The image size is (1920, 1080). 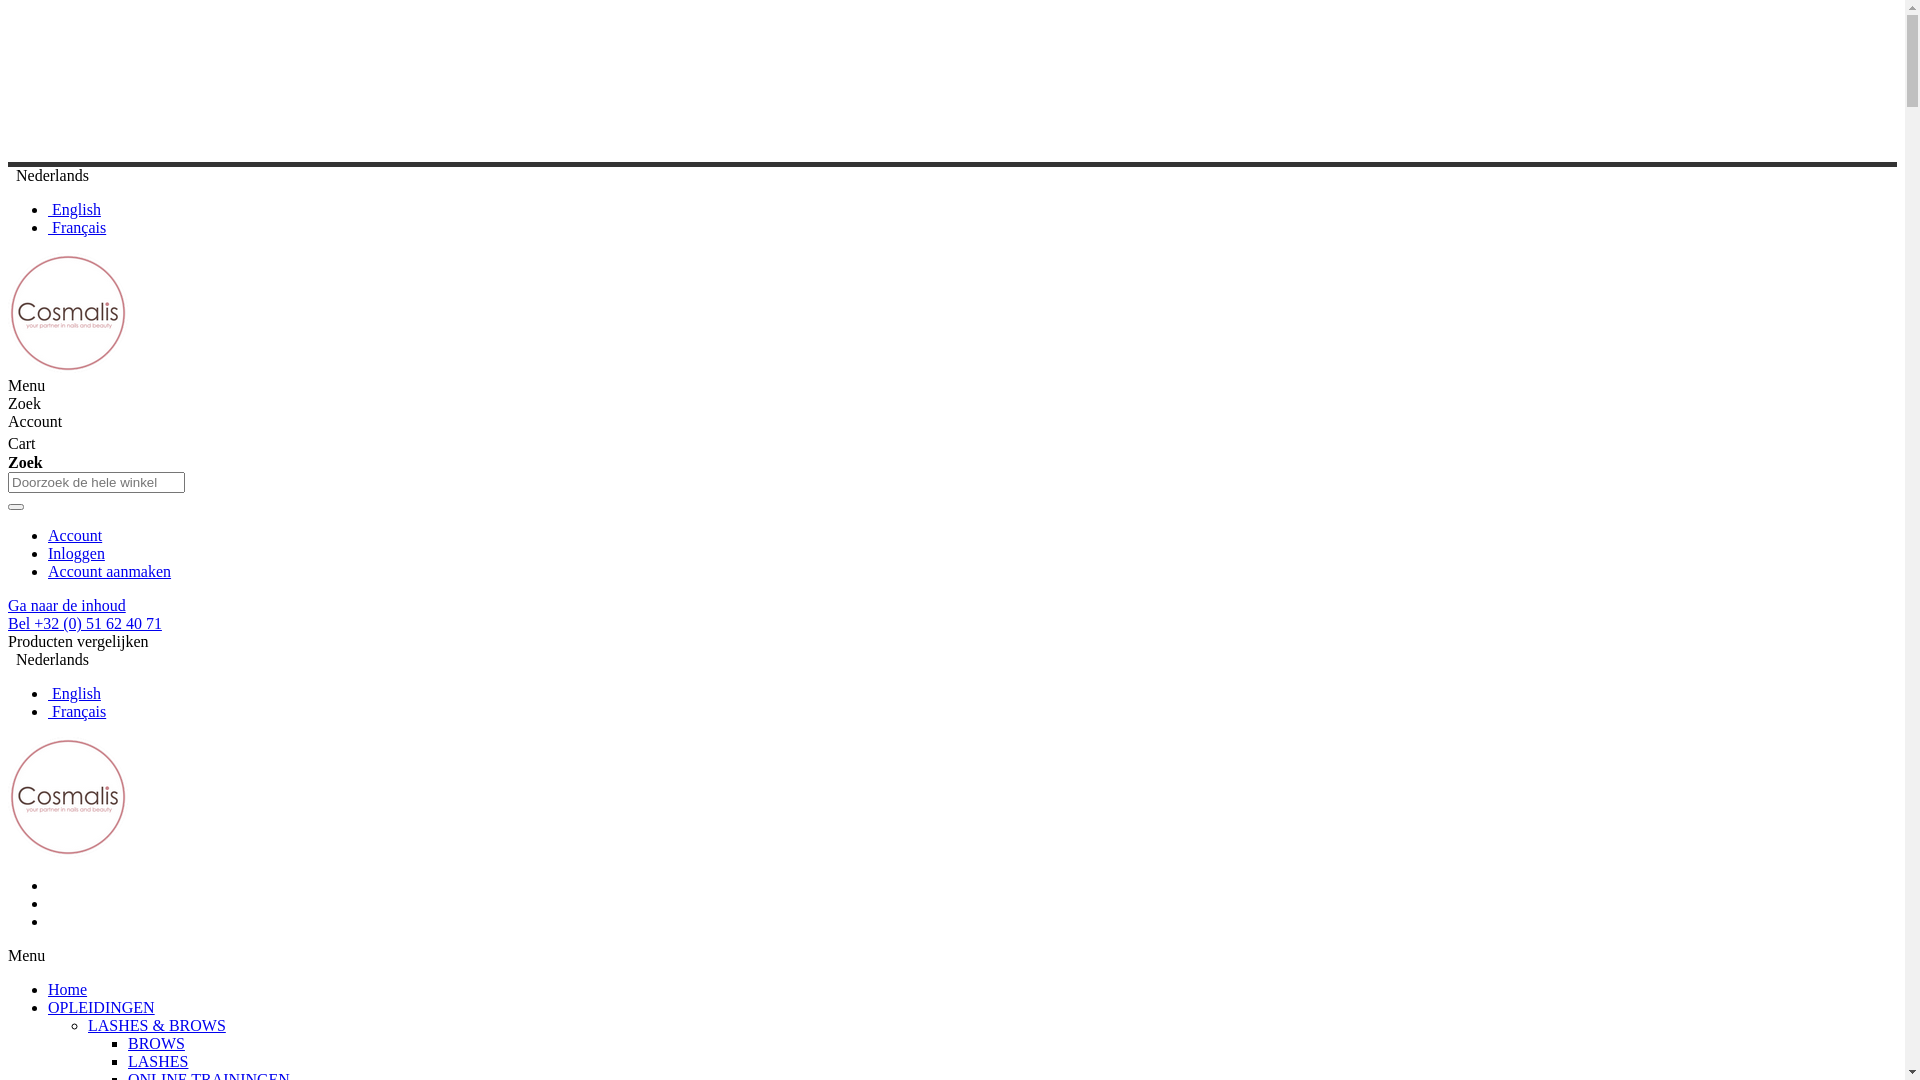 I want to click on ' English', so click(x=74, y=209).